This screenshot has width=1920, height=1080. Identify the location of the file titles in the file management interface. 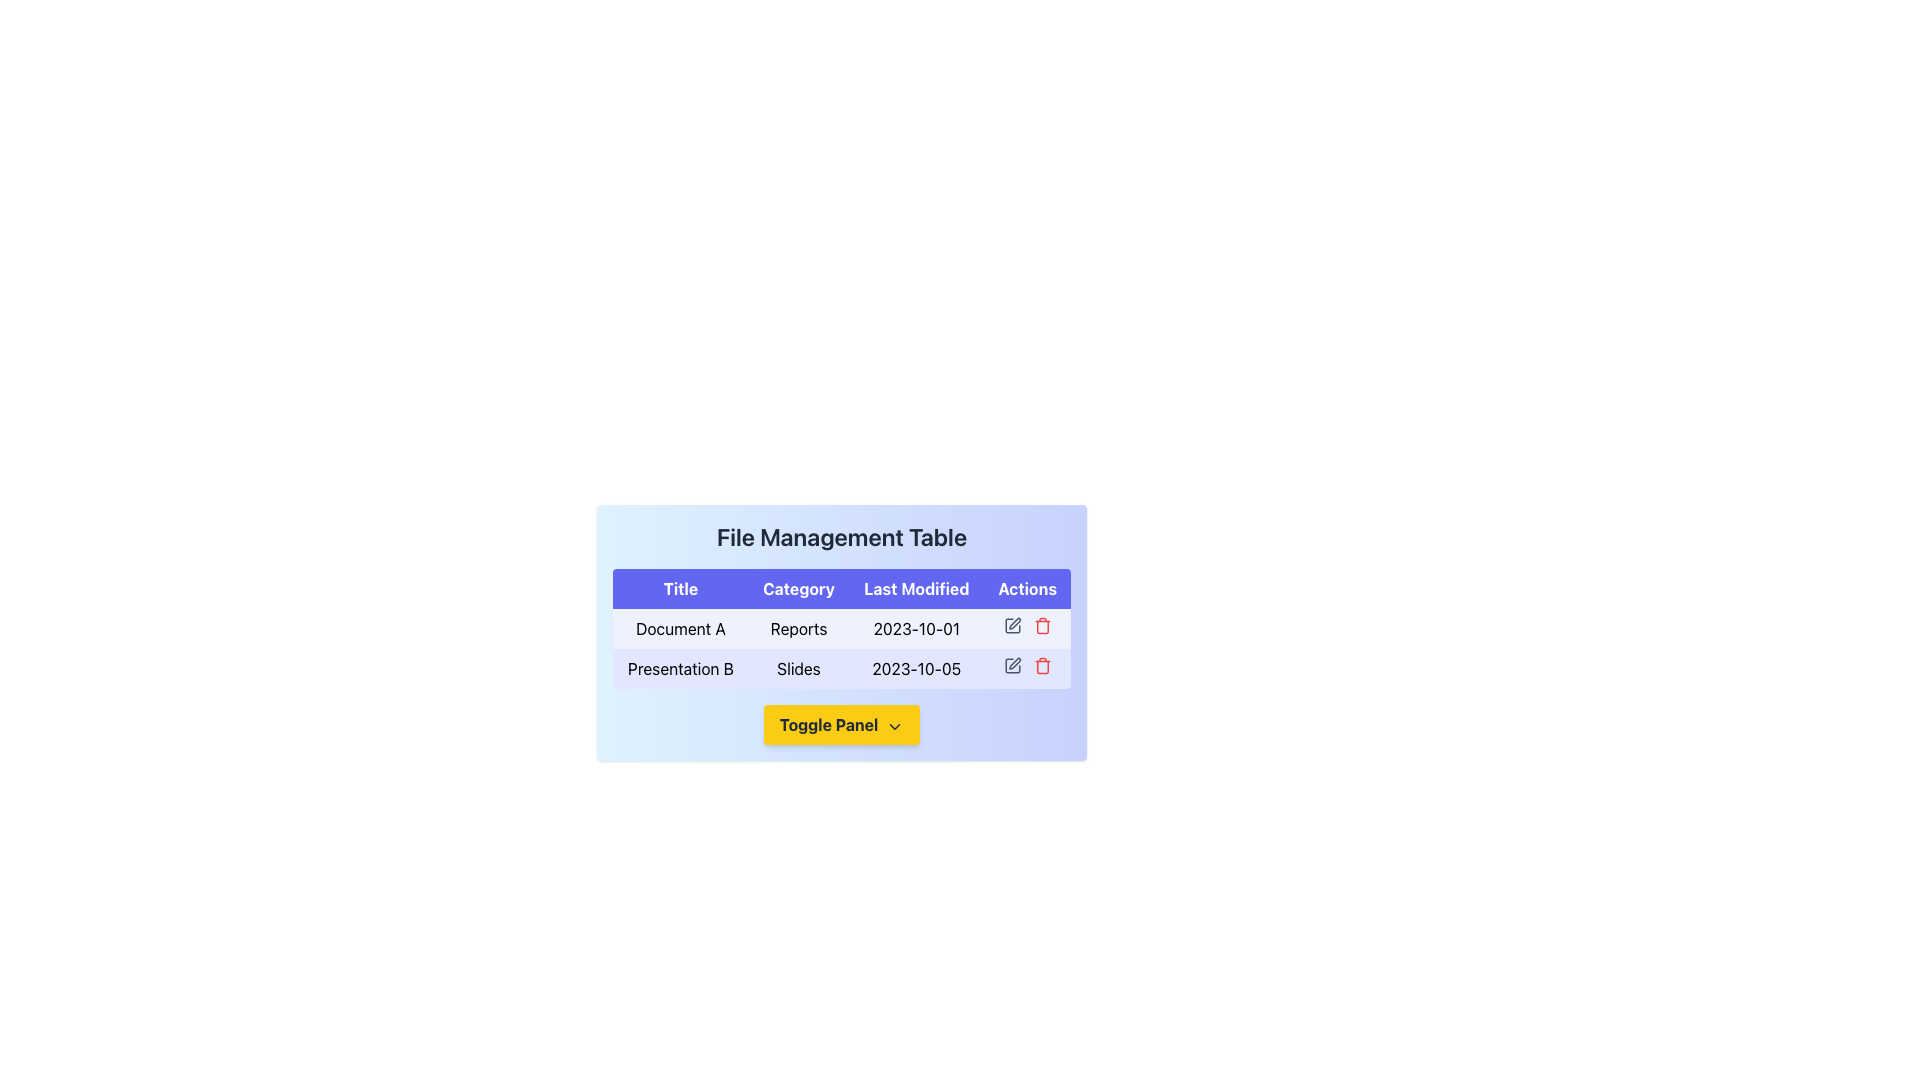
(841, 749).